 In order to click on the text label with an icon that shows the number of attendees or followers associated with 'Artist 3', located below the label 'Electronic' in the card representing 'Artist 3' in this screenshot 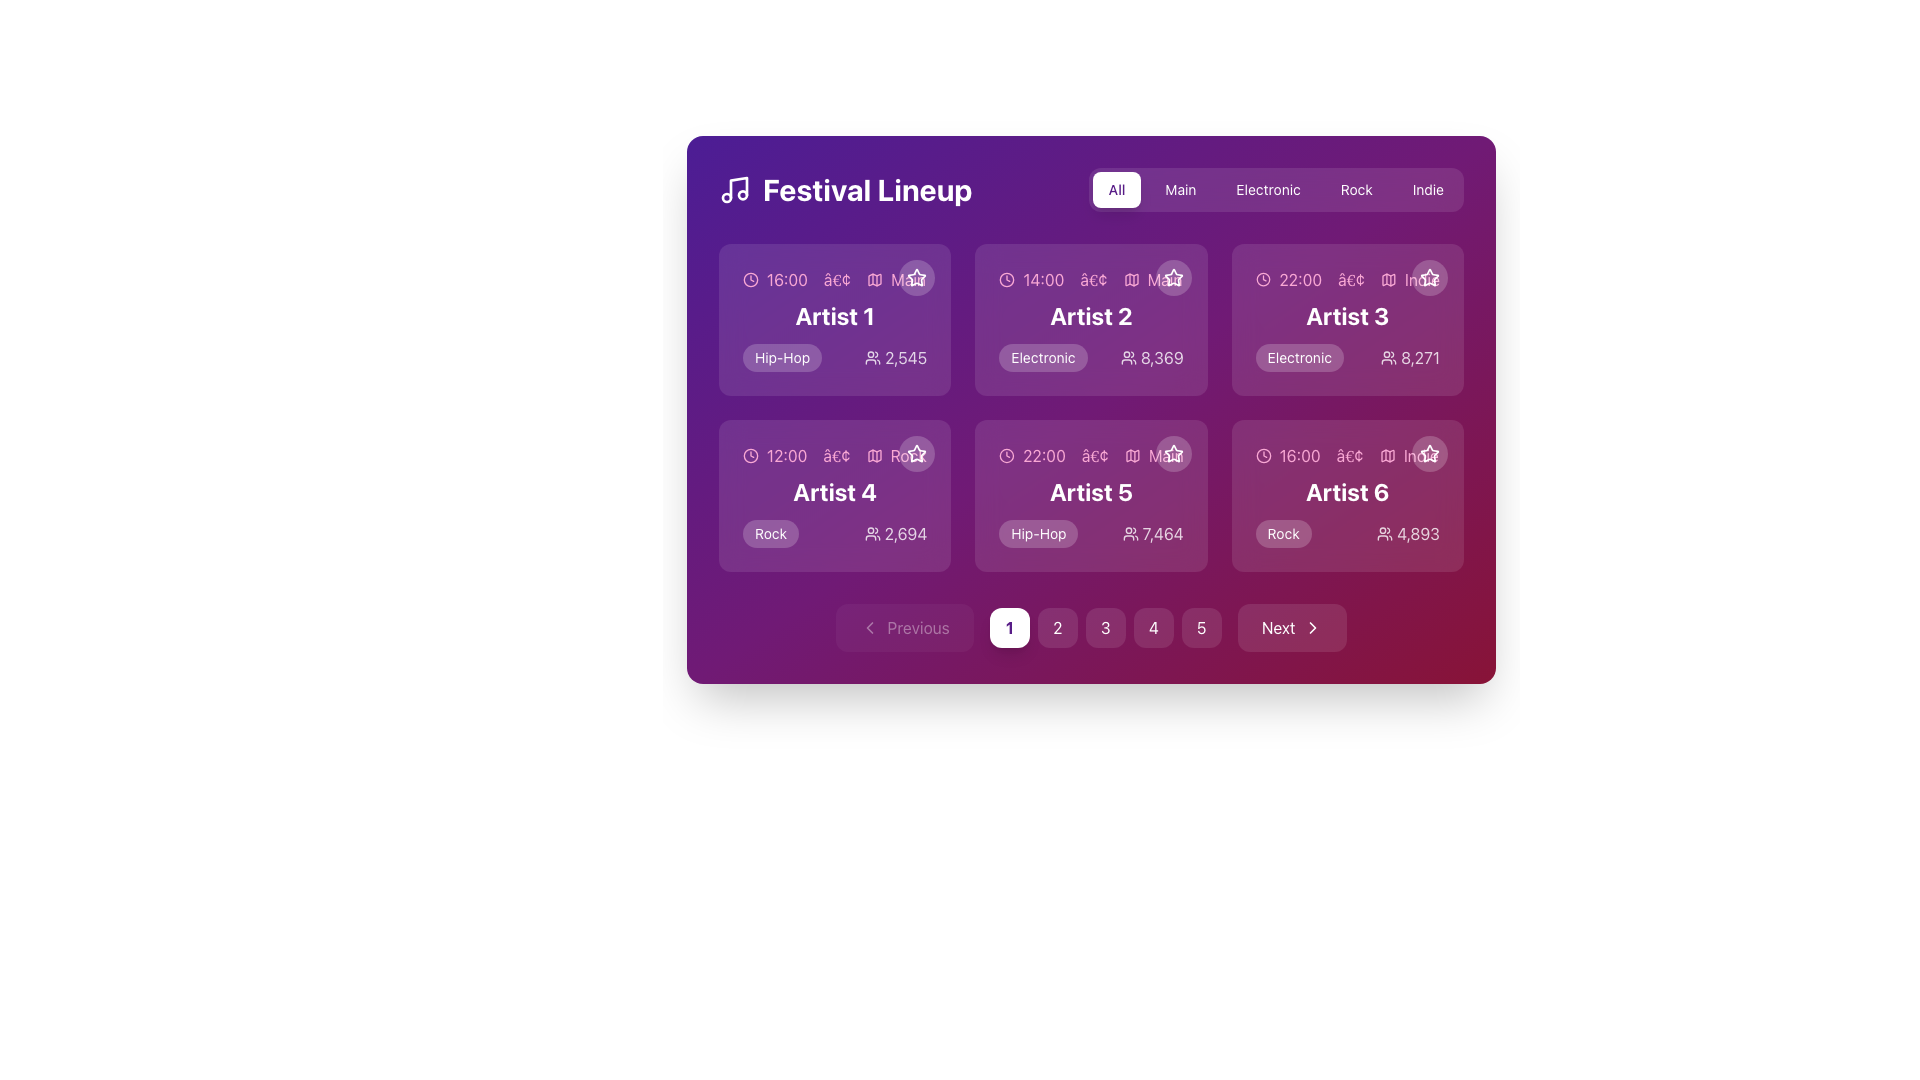, I will do `click(1409, 357)`.